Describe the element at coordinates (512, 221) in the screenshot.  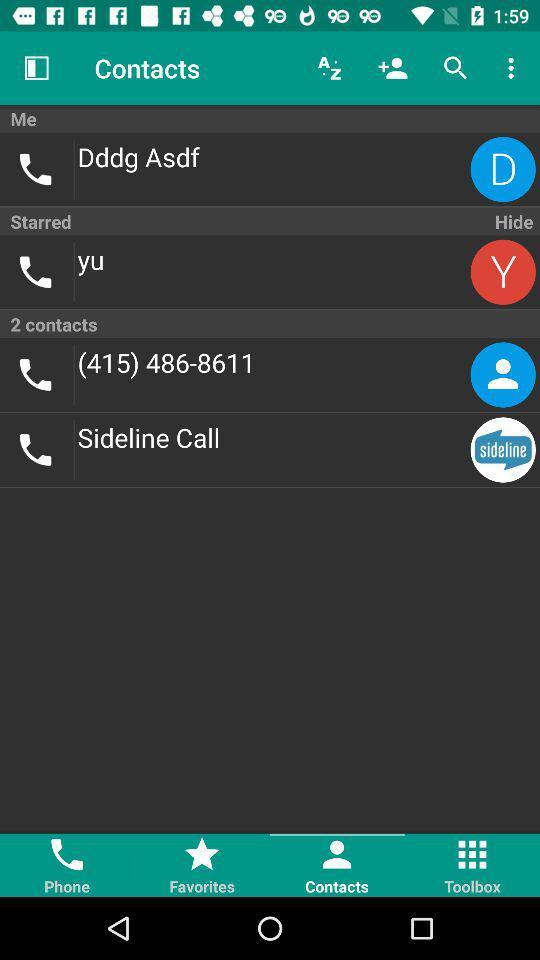
I see `the hide` at that location.